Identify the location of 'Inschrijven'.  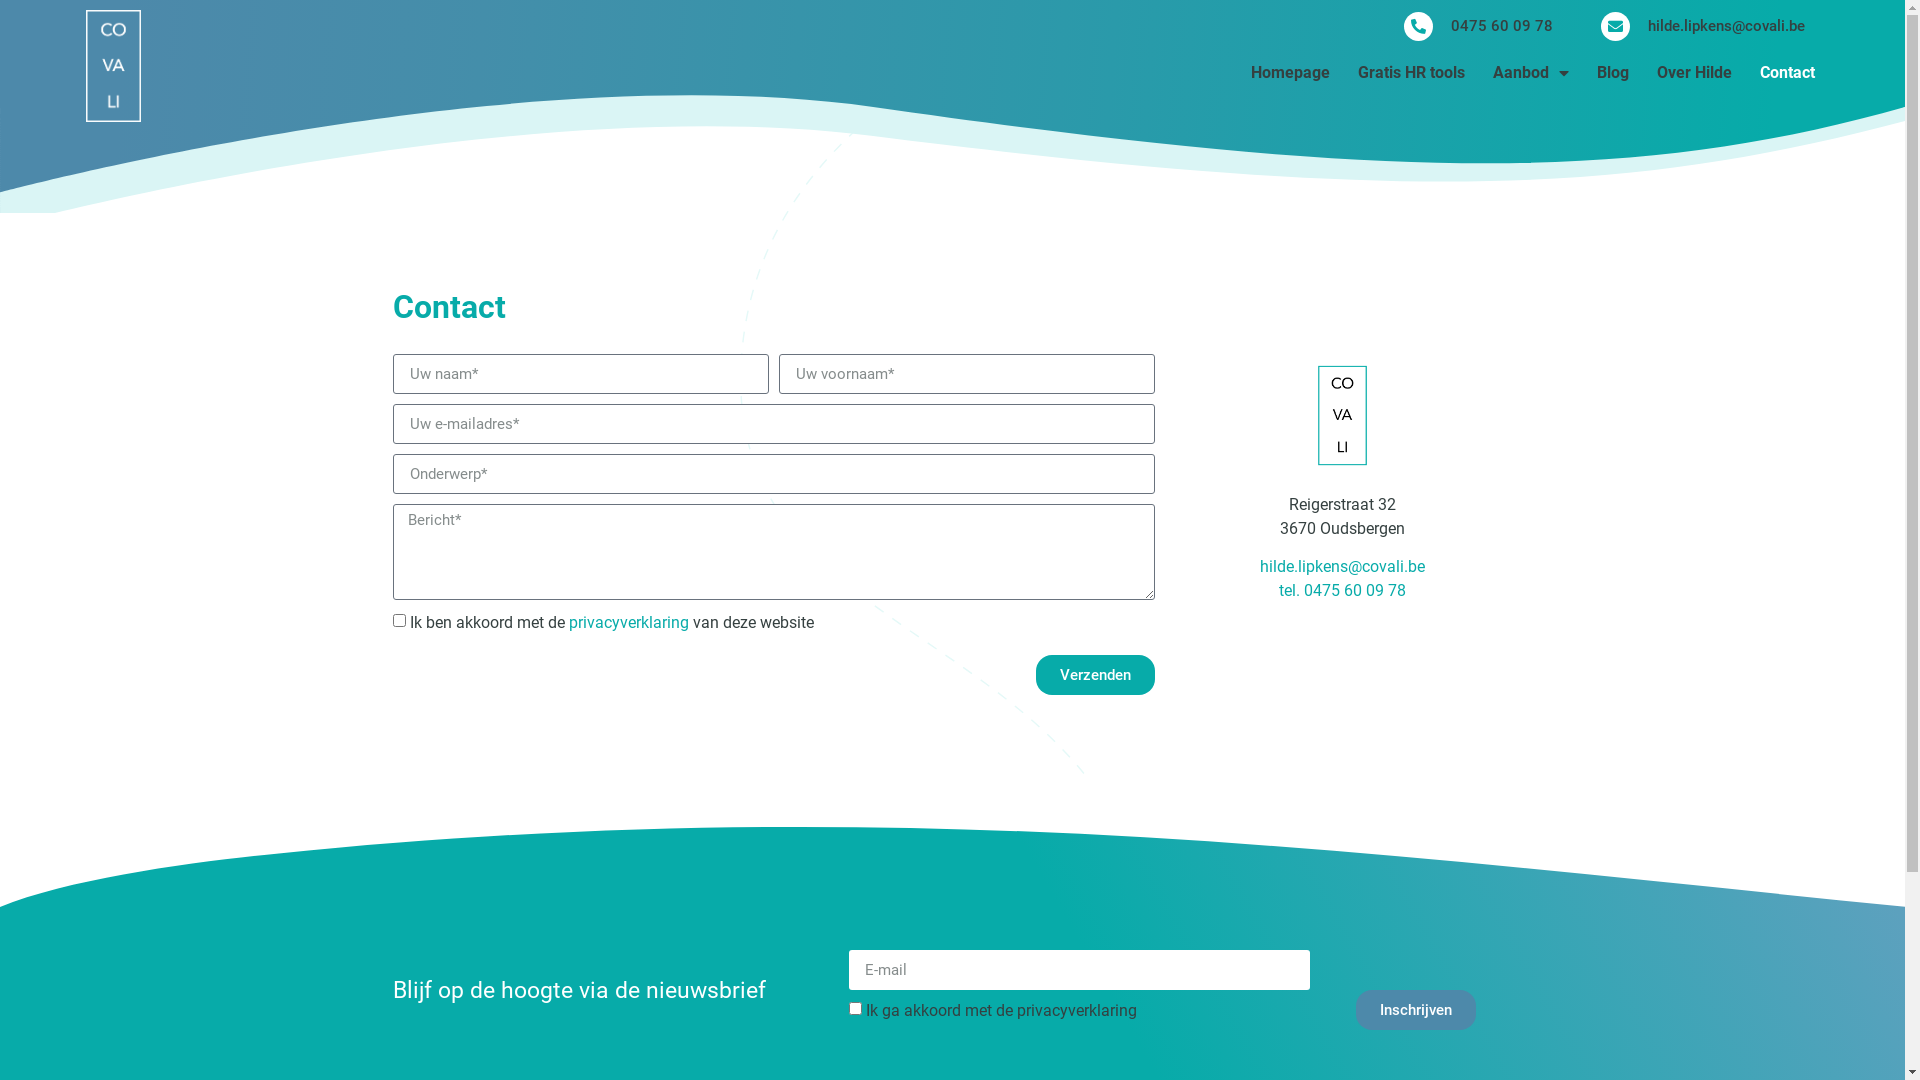
(1415, 1010).